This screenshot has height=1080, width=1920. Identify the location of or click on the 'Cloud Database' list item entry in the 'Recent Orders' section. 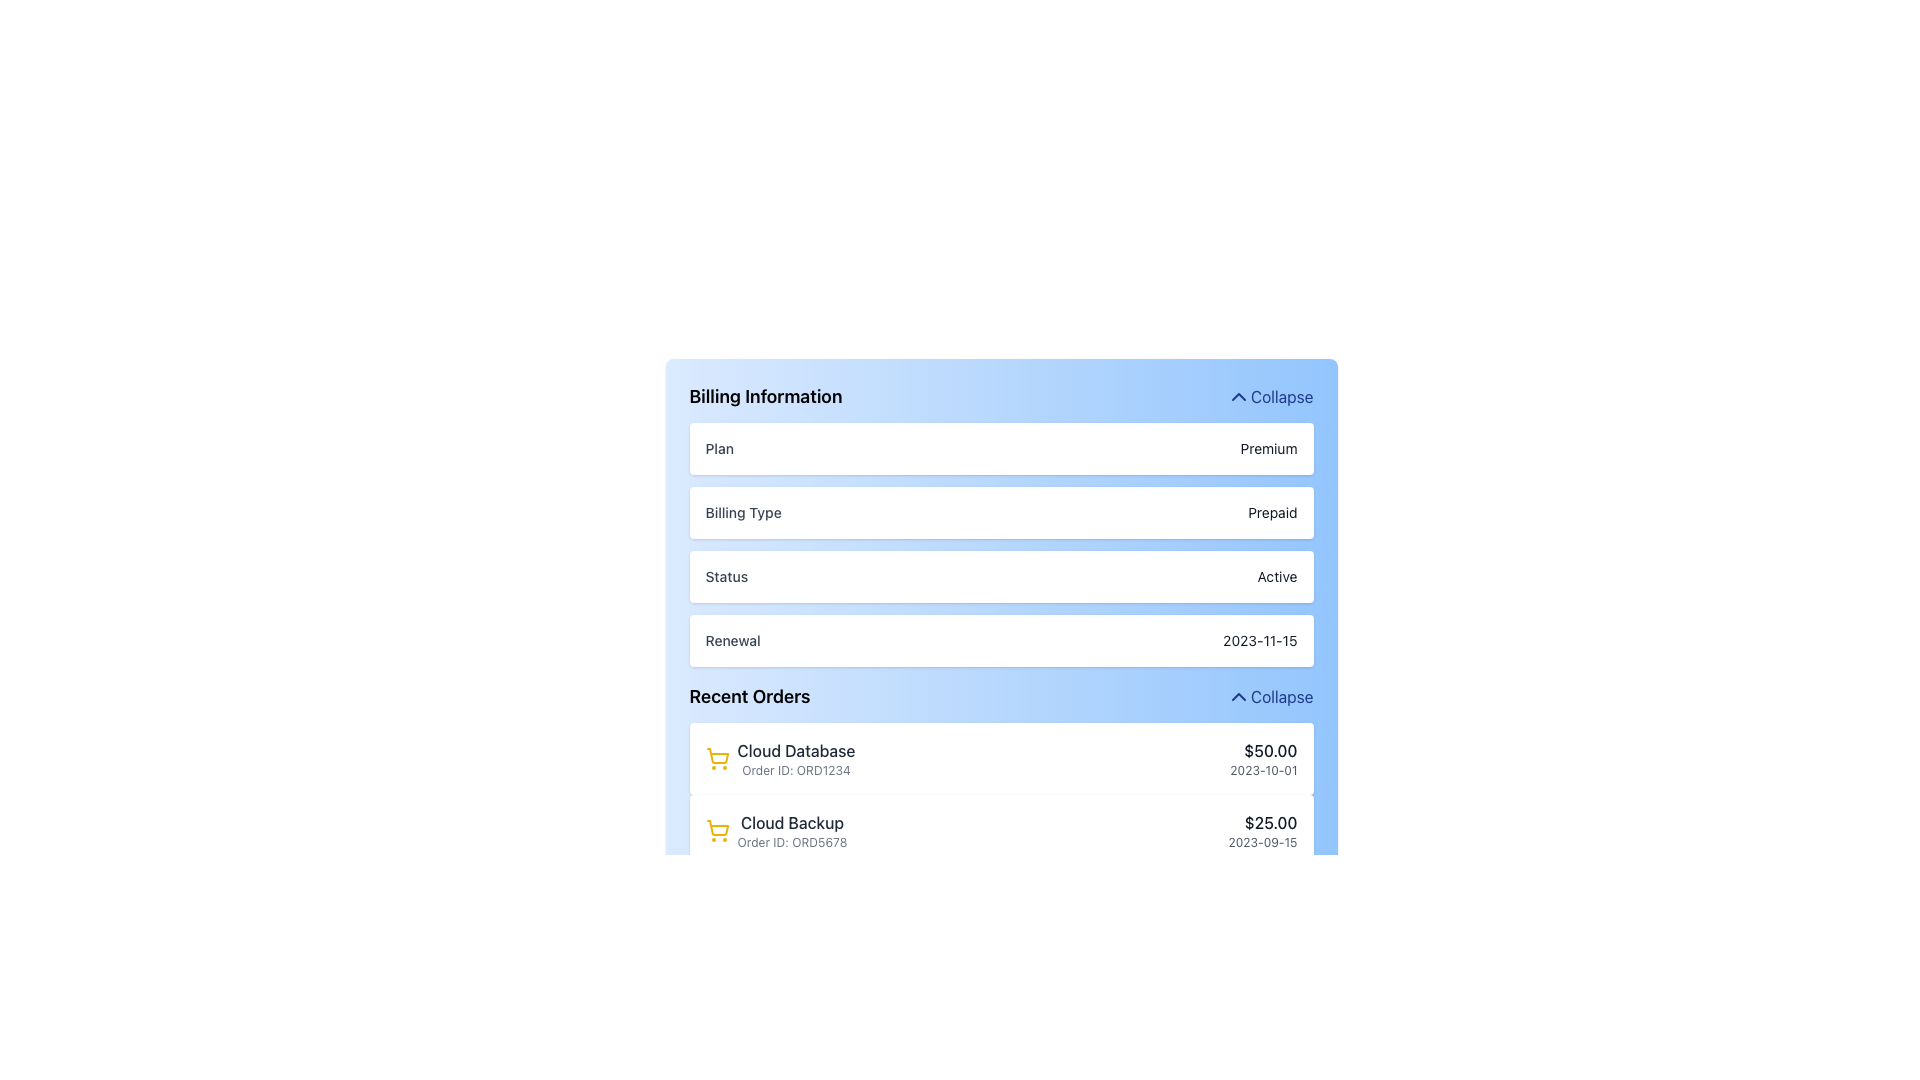
(779, 759).